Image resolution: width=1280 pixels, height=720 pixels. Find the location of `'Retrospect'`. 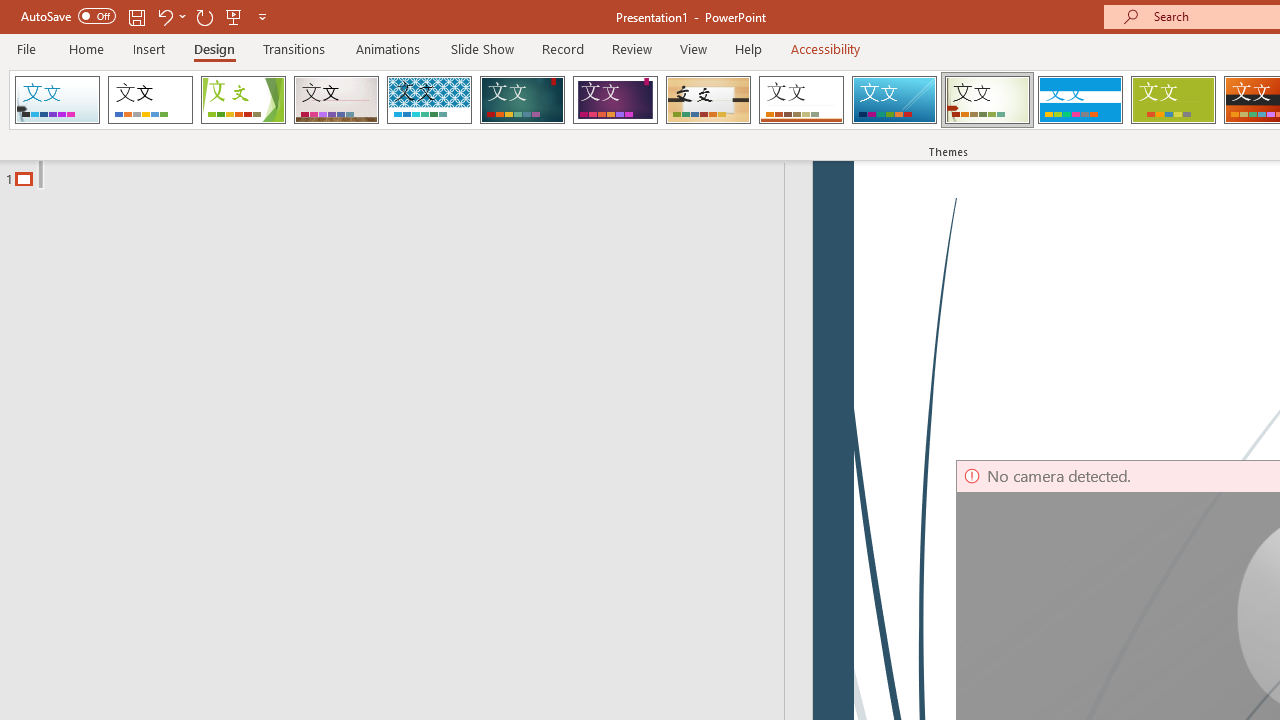

'Retrospect' is located at coordinates (801, 100).